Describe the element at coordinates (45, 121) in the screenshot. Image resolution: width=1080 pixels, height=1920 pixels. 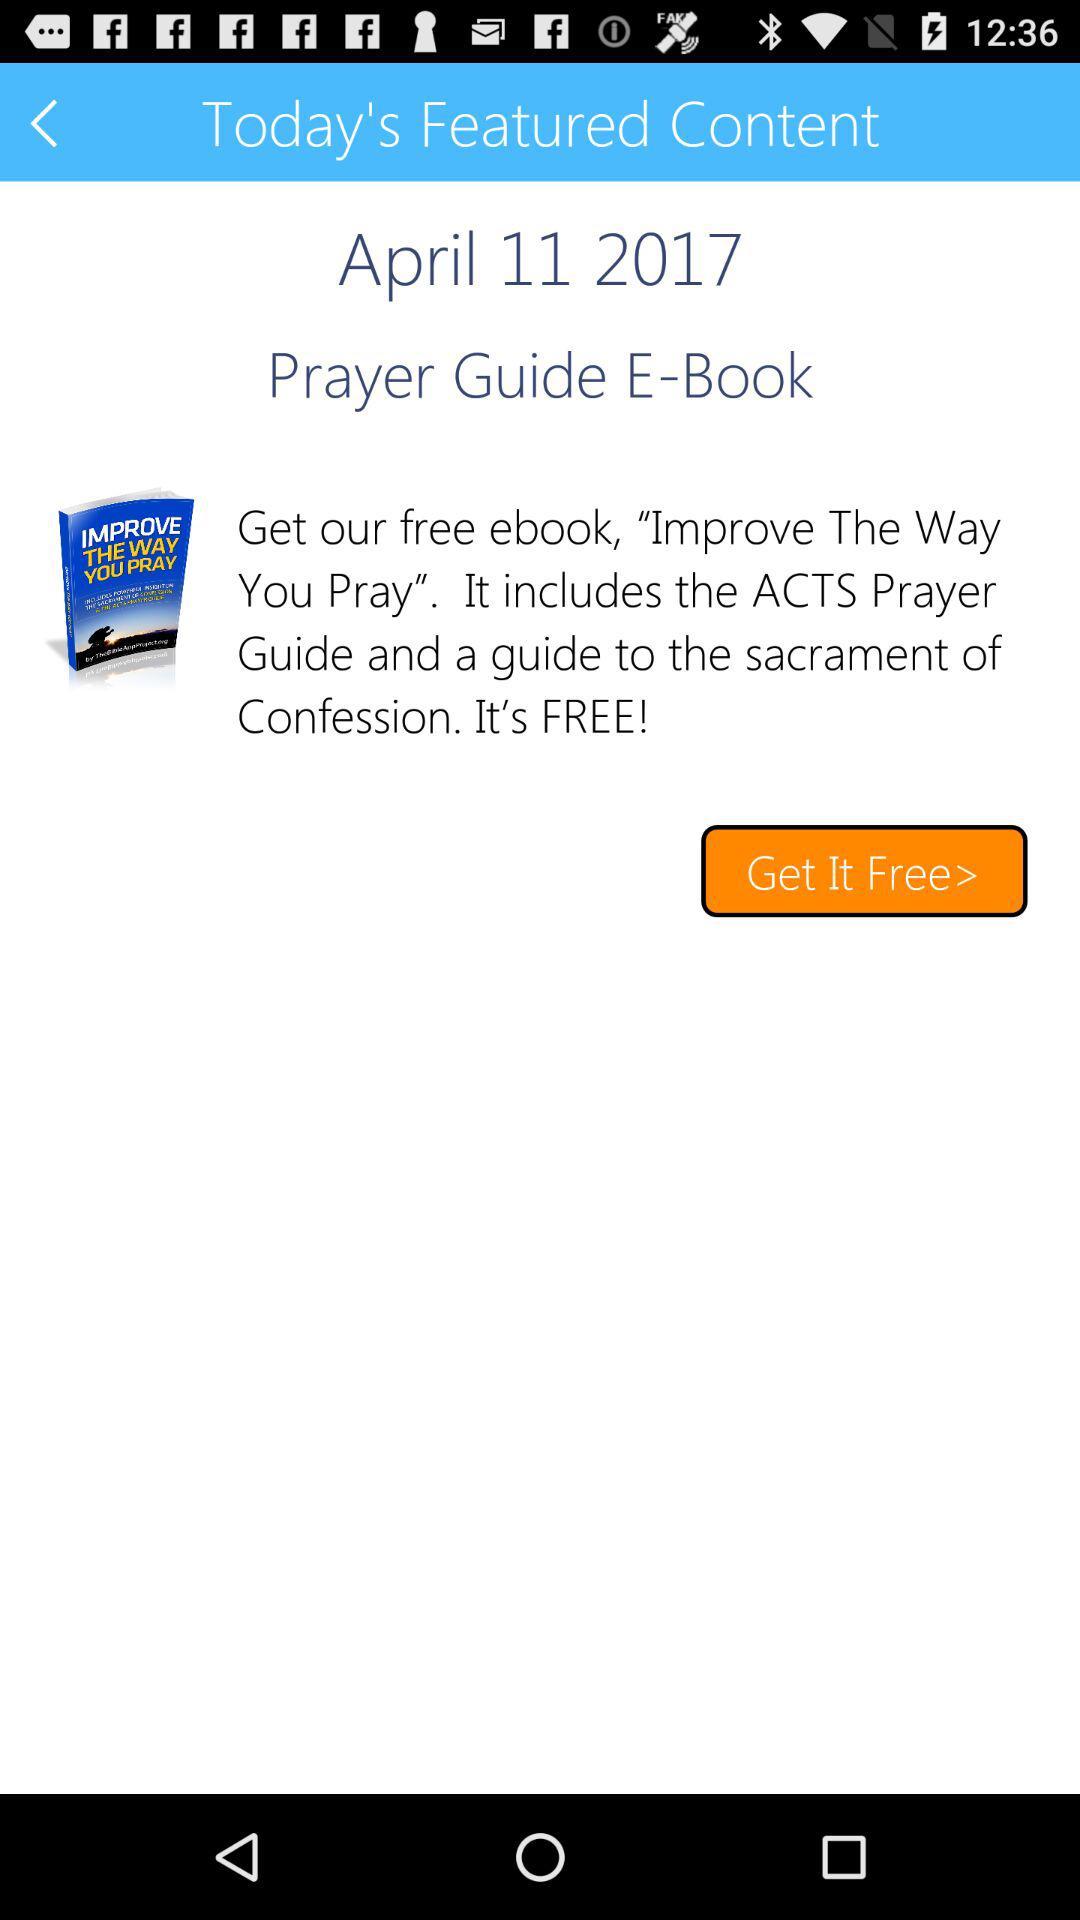
I see `the item above april 11 2017` at that location.